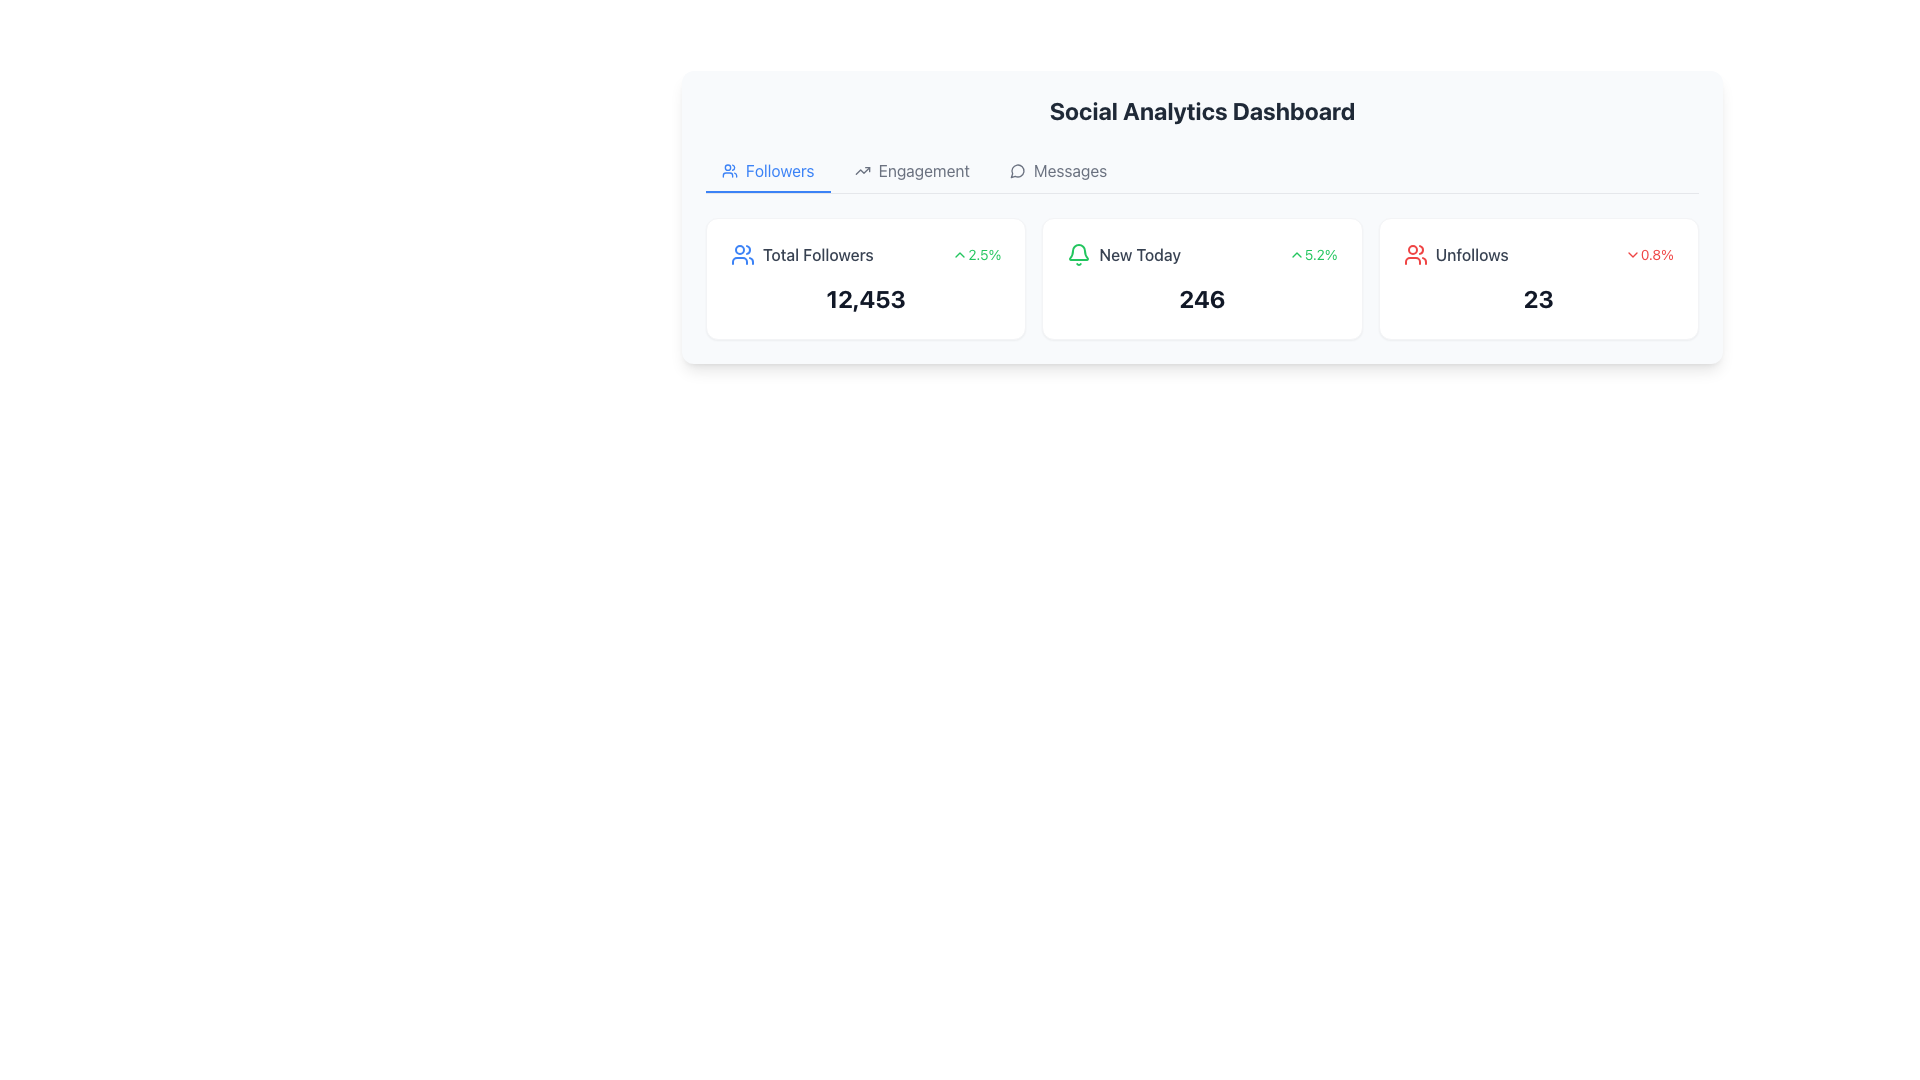 Image resolution: width=1920 pixels, height=1080 pixels. What do you see at coordinates (818, 253) in the screenshot?
I see `the 'Total Followers' text label, which is styled with a medium gray font and is located within a dashboard component adjacent to a user icon` at bounding box center [818, 253].